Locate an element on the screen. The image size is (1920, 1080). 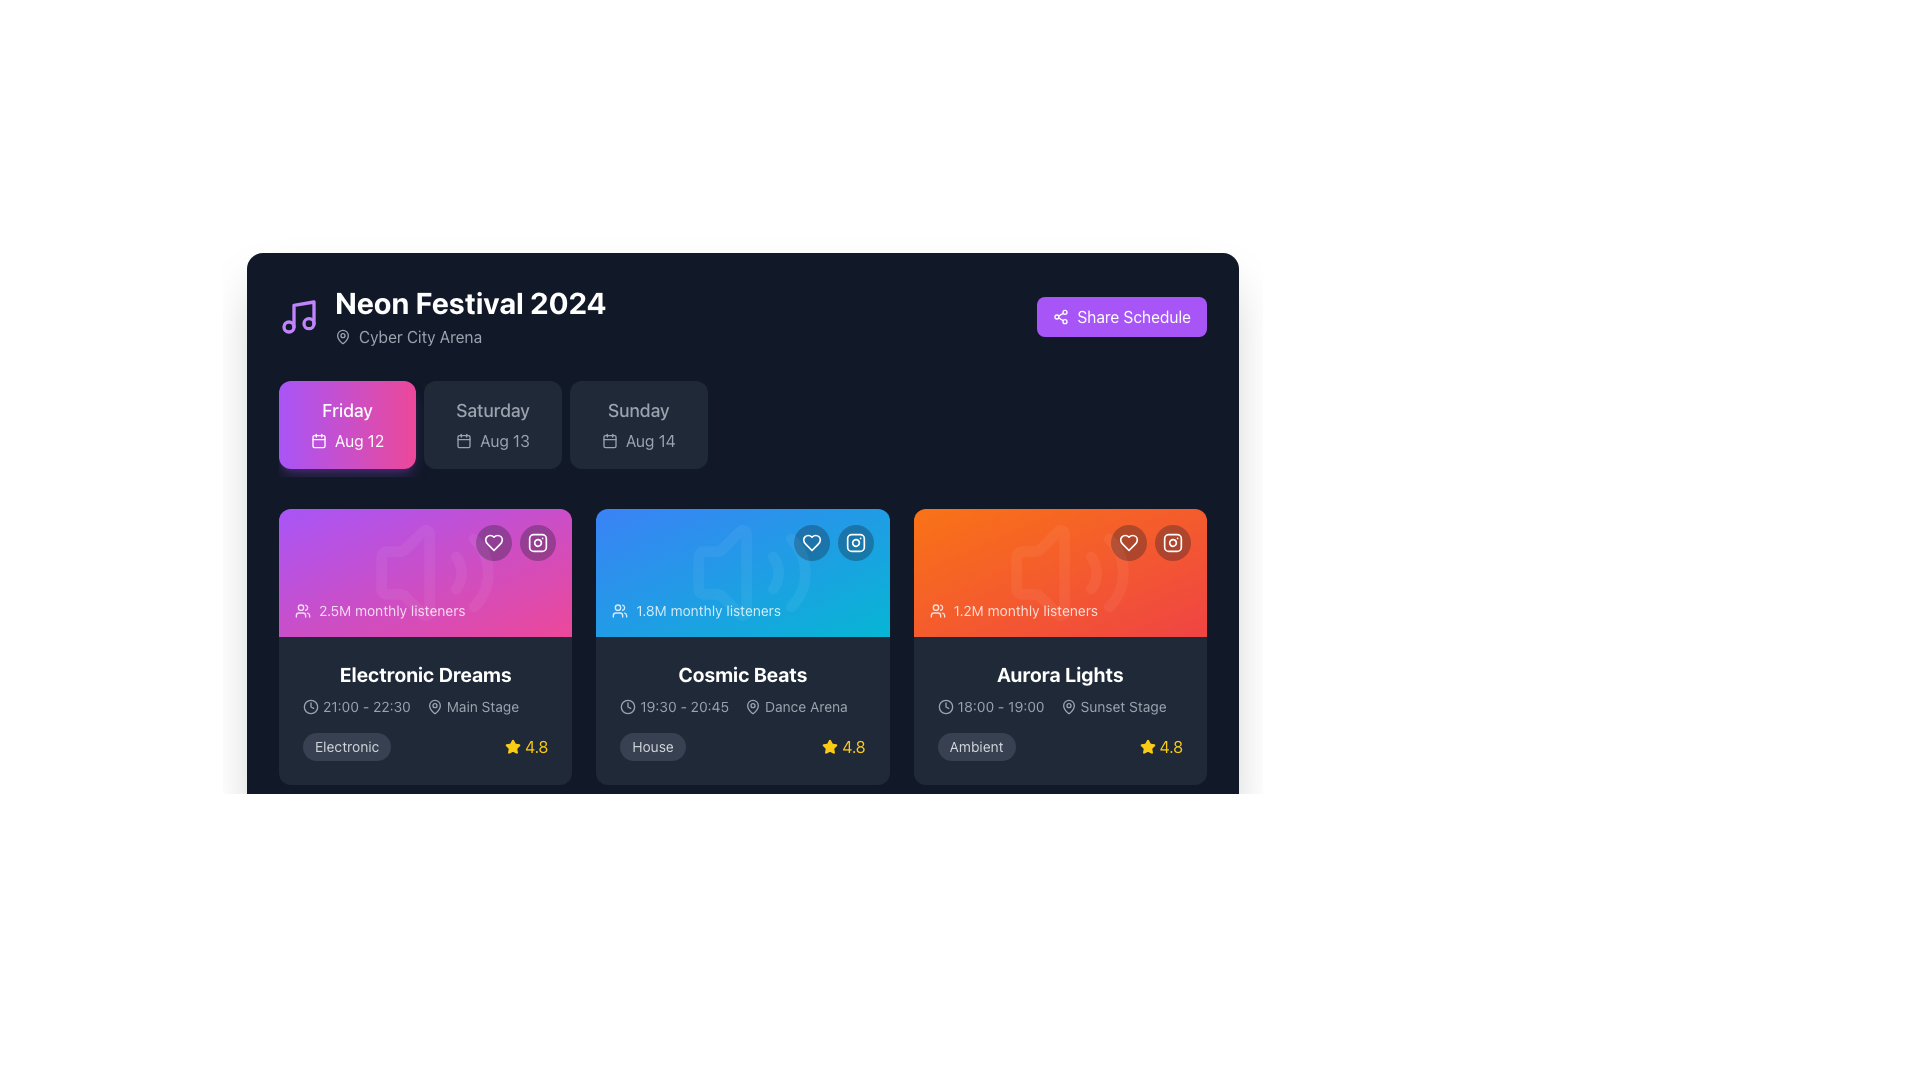
the text label displaying the time range '21:00 - 22:30' with a clock icon, located in the bottom-left corner of the event card is located at coordinates (356, 705).